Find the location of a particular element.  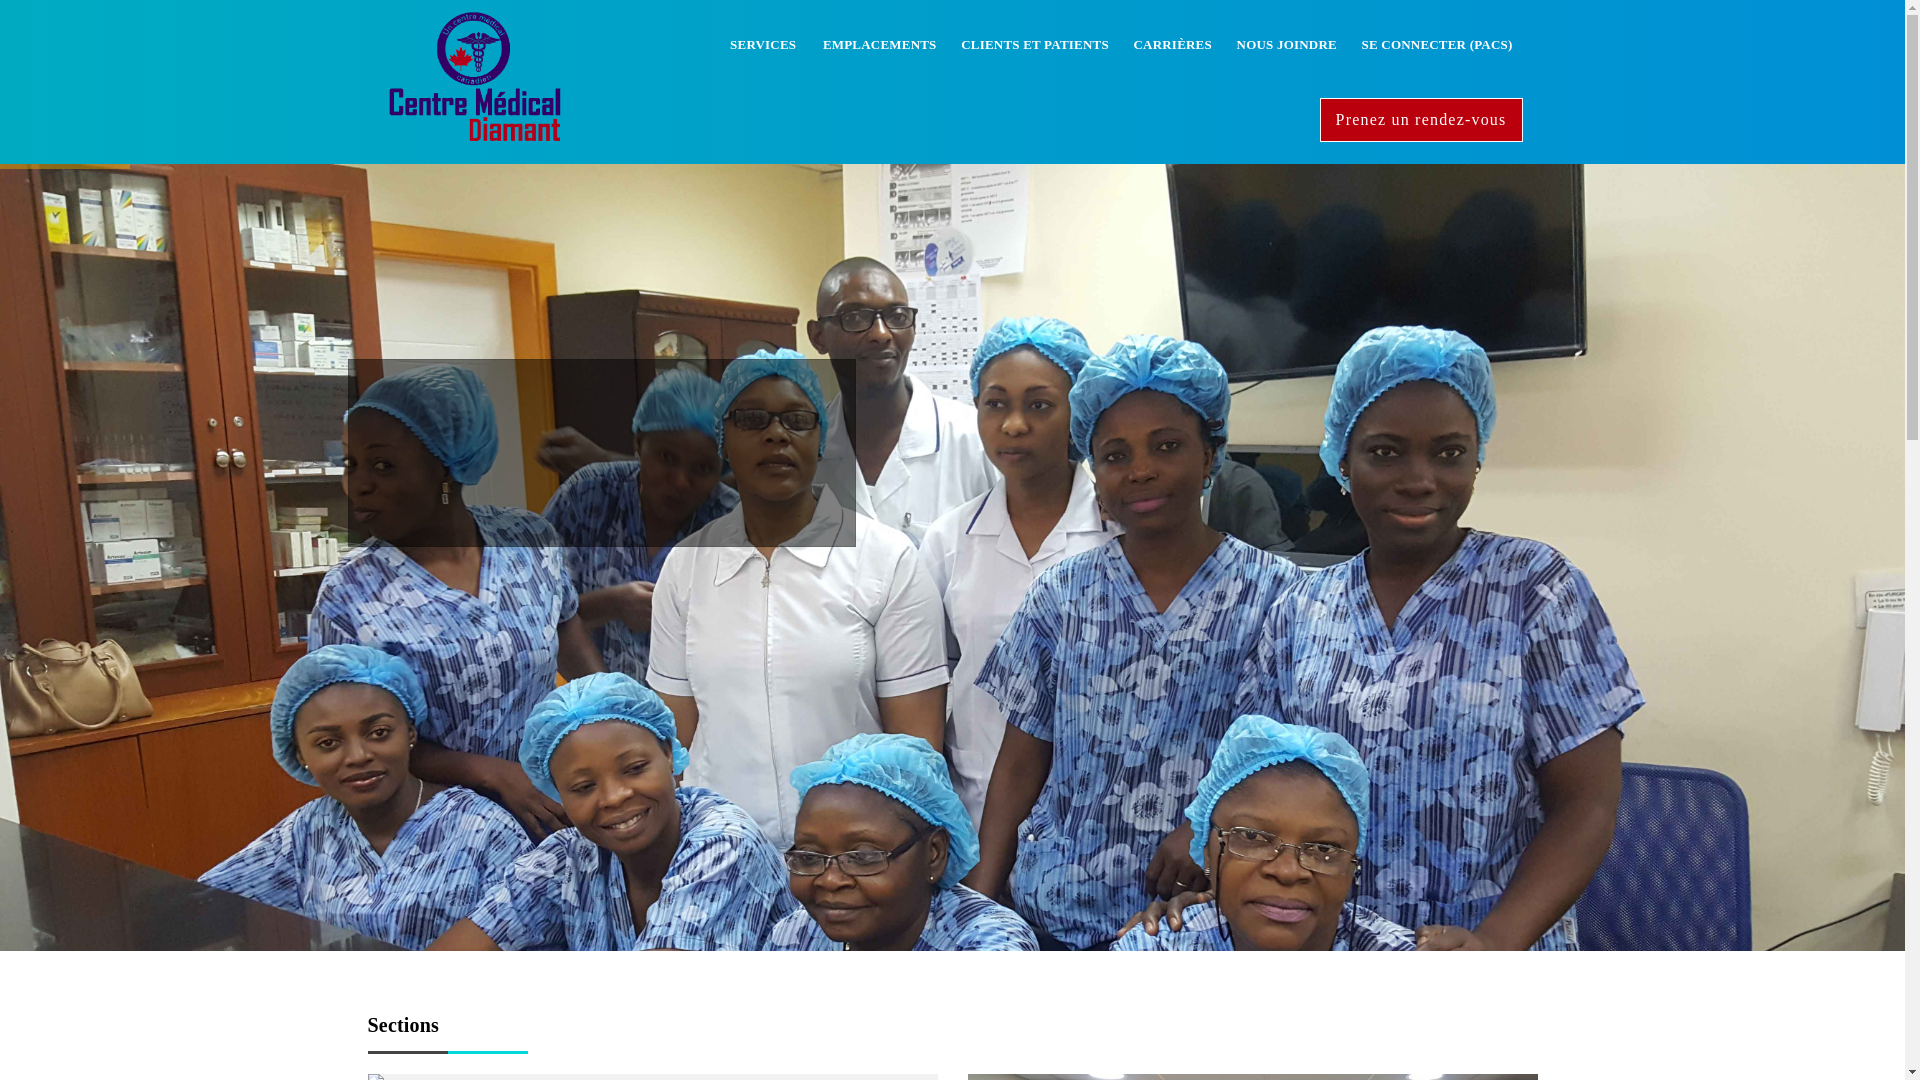

'SERVICES' is located at coordinates (718, 45).